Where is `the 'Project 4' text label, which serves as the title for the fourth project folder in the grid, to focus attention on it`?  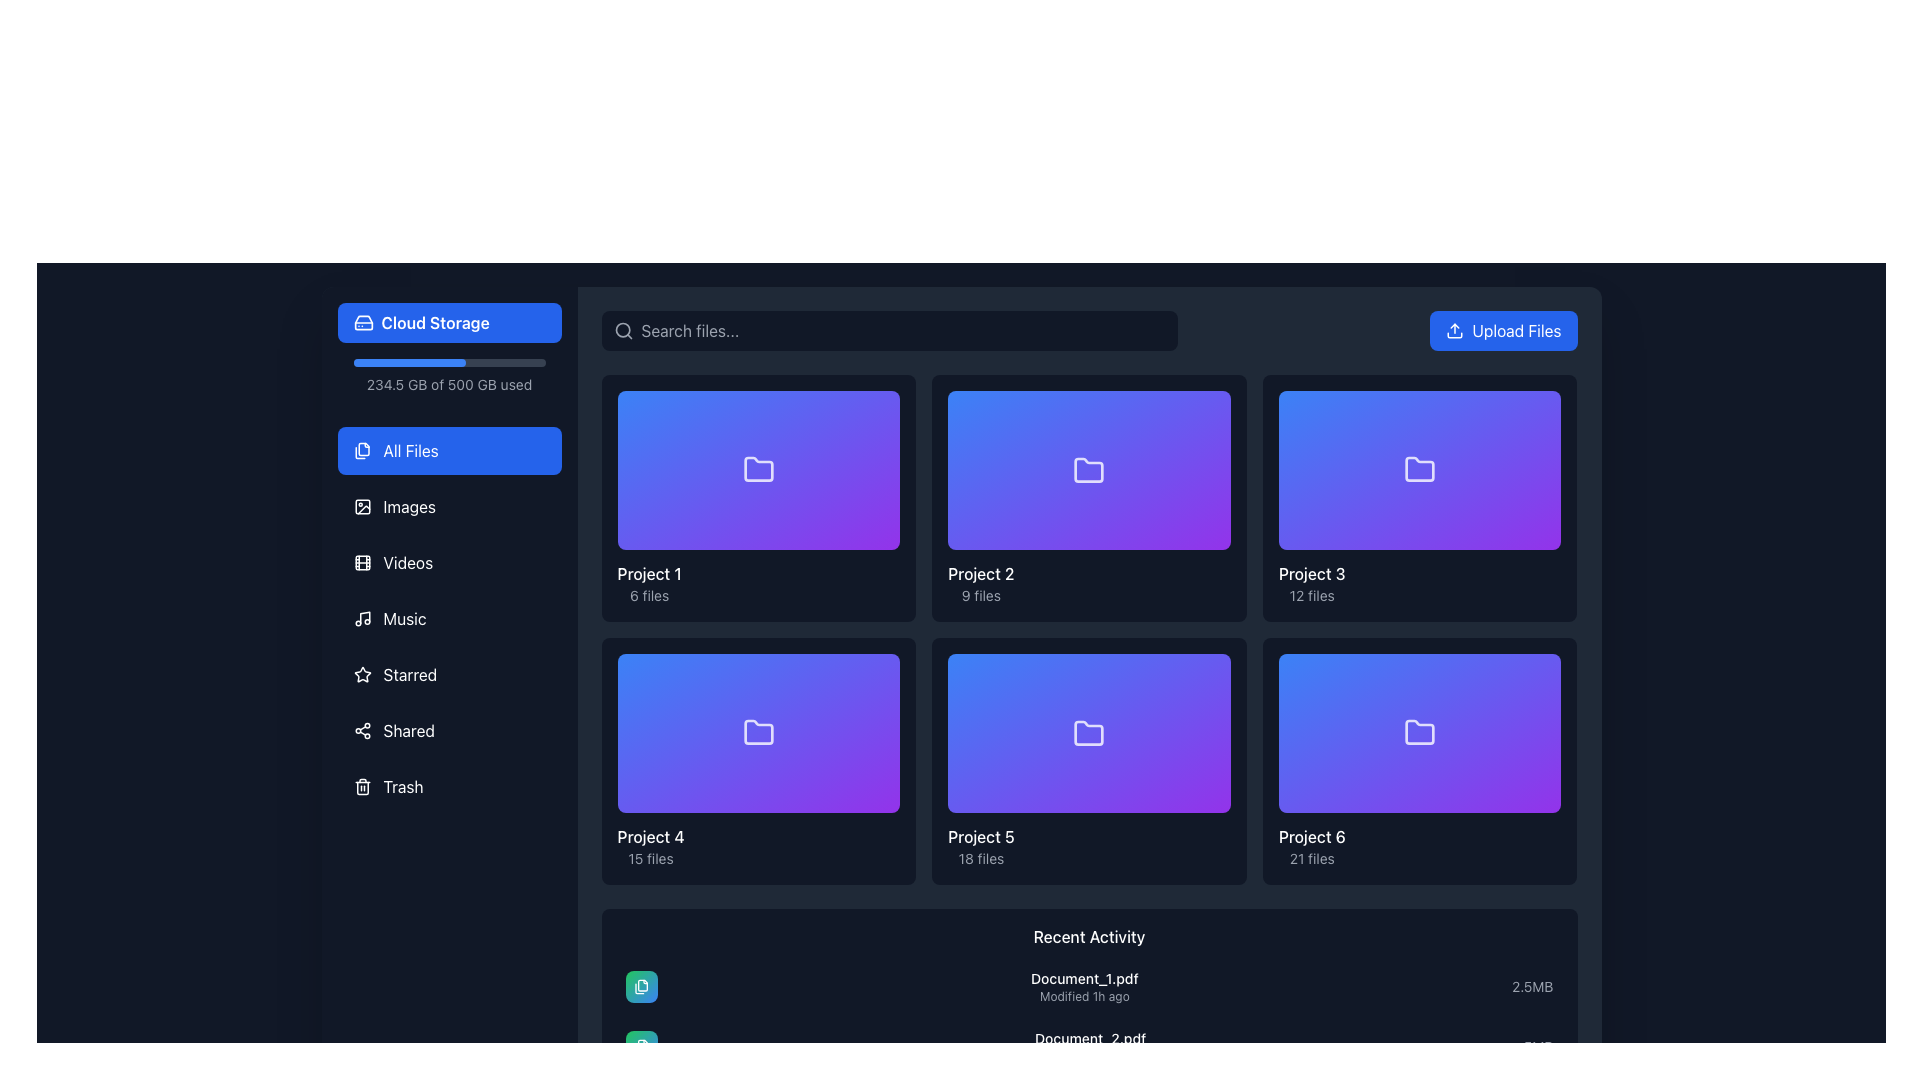
the 'Project 4' text label, which serves as the title for the fourth project folder in the grid, to focus attention on it is located at coordinates (651, 837).